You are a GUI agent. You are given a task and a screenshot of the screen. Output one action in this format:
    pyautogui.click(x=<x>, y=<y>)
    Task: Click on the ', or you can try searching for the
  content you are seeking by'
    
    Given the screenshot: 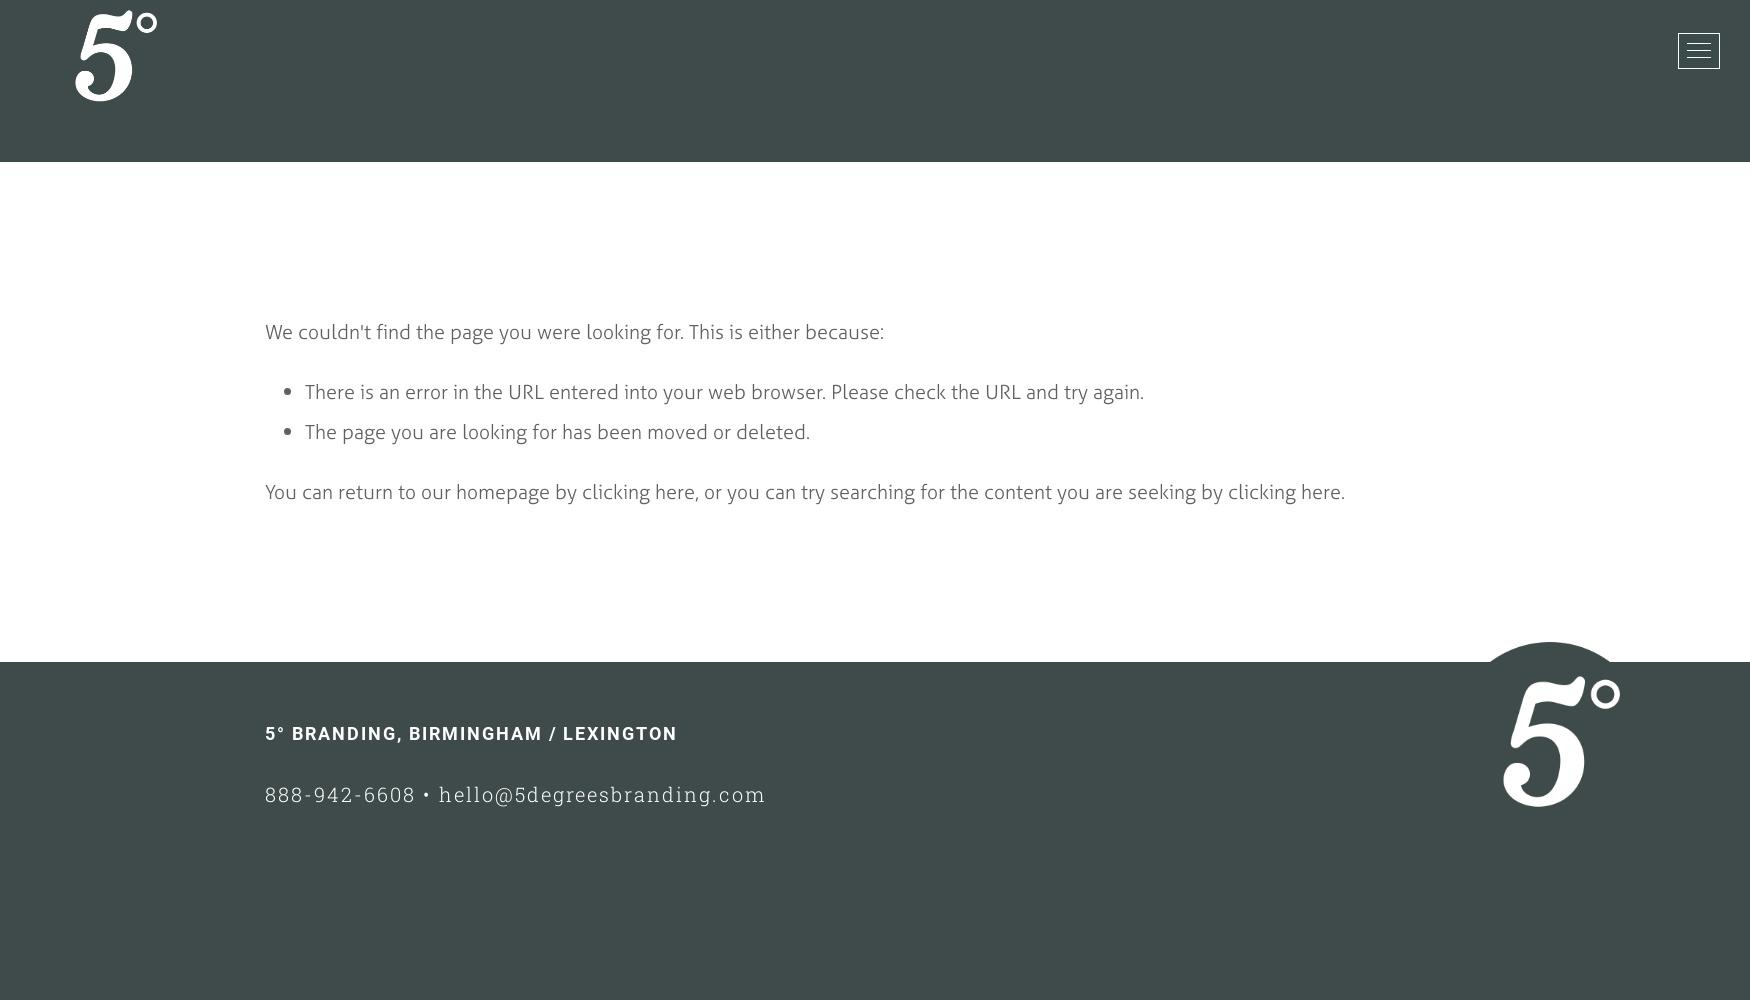 What is the action you would take?
    pyautogui.click(x=961, y=490)
    